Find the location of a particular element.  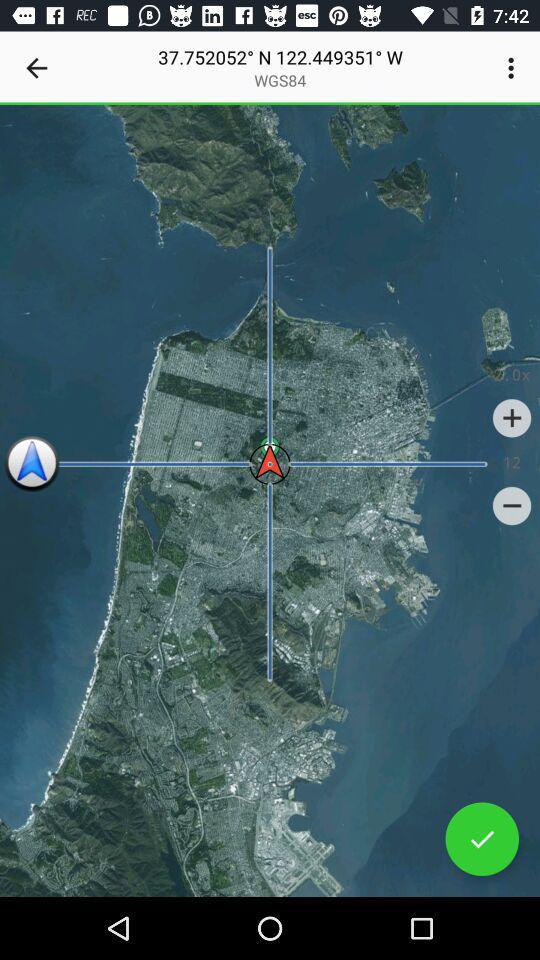

the icon next to 37 752052 n item is located at coordinates (36, 68).